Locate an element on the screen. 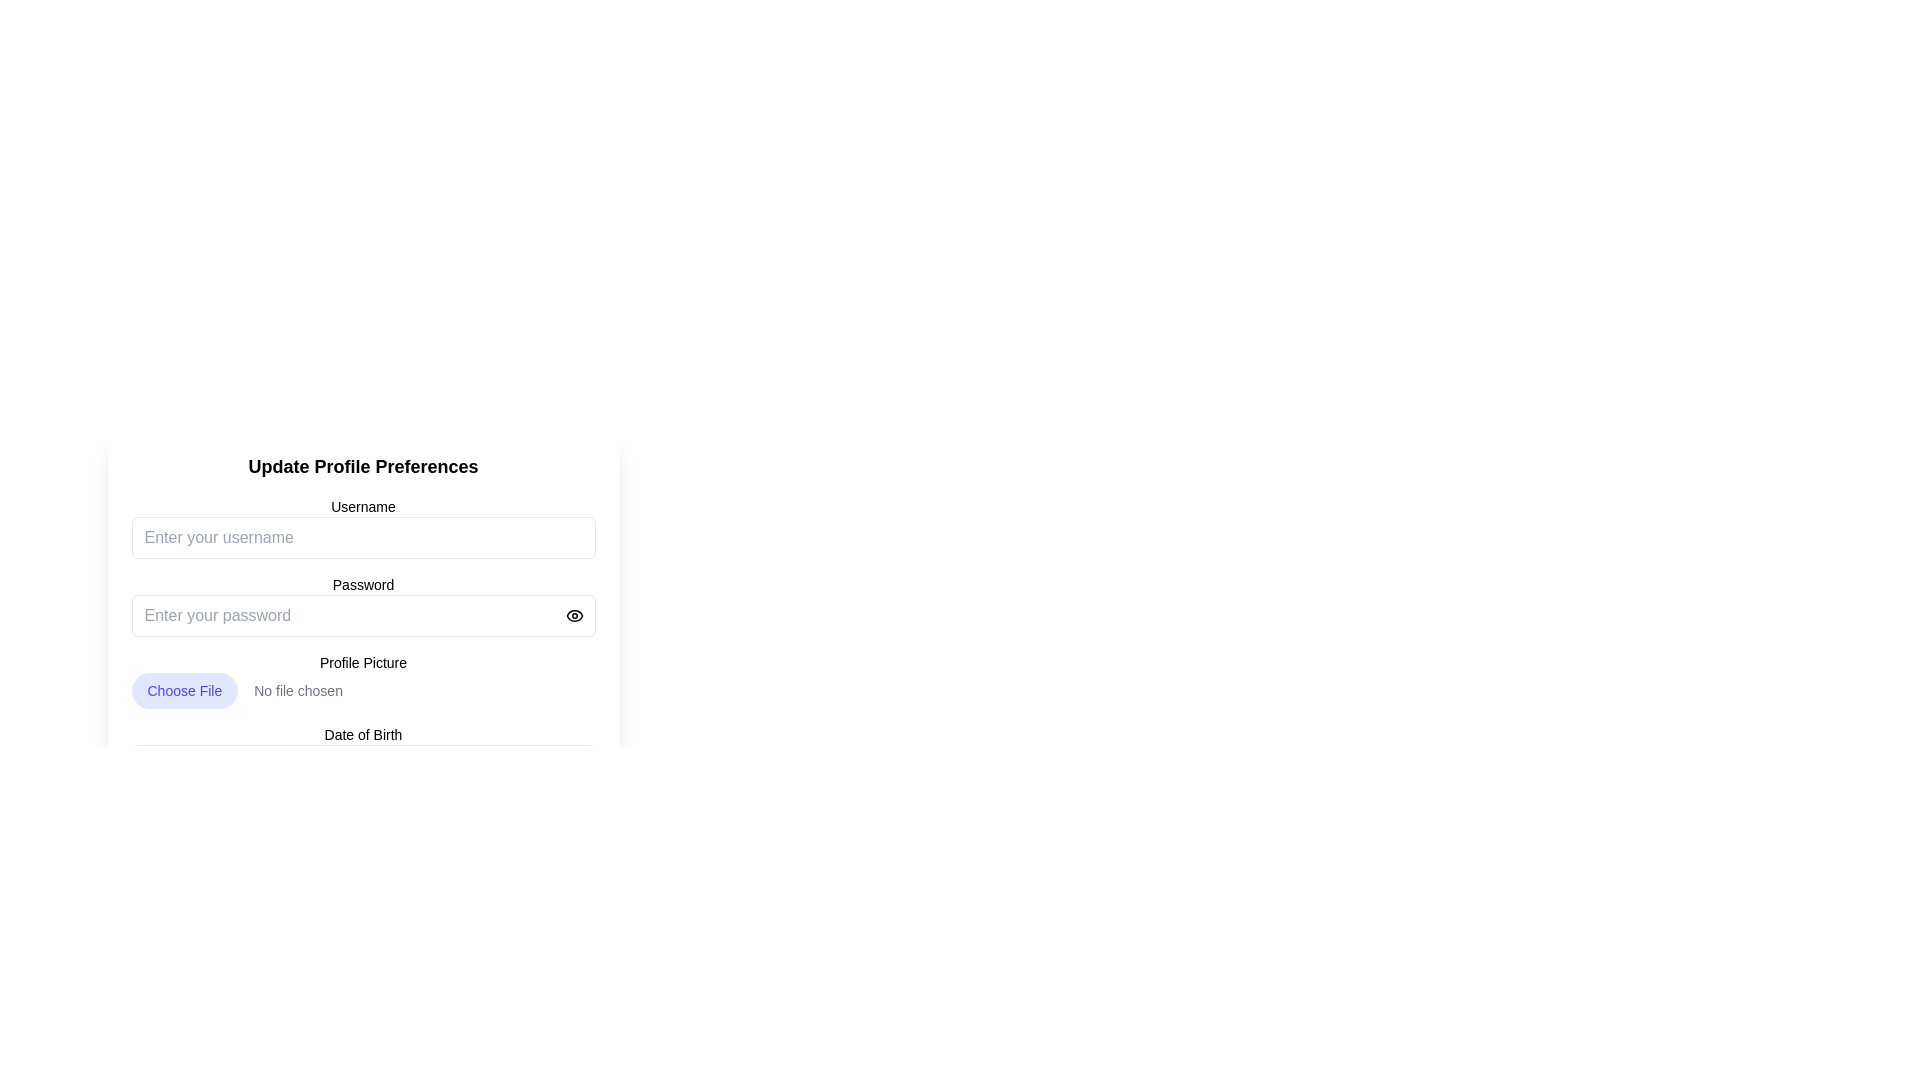 The height and width of the screenshot is (1080, 1920). the 'Username' label element, which displays the text in a small sans-serif font above the corresponding input field is located at coordinates (363, 505).